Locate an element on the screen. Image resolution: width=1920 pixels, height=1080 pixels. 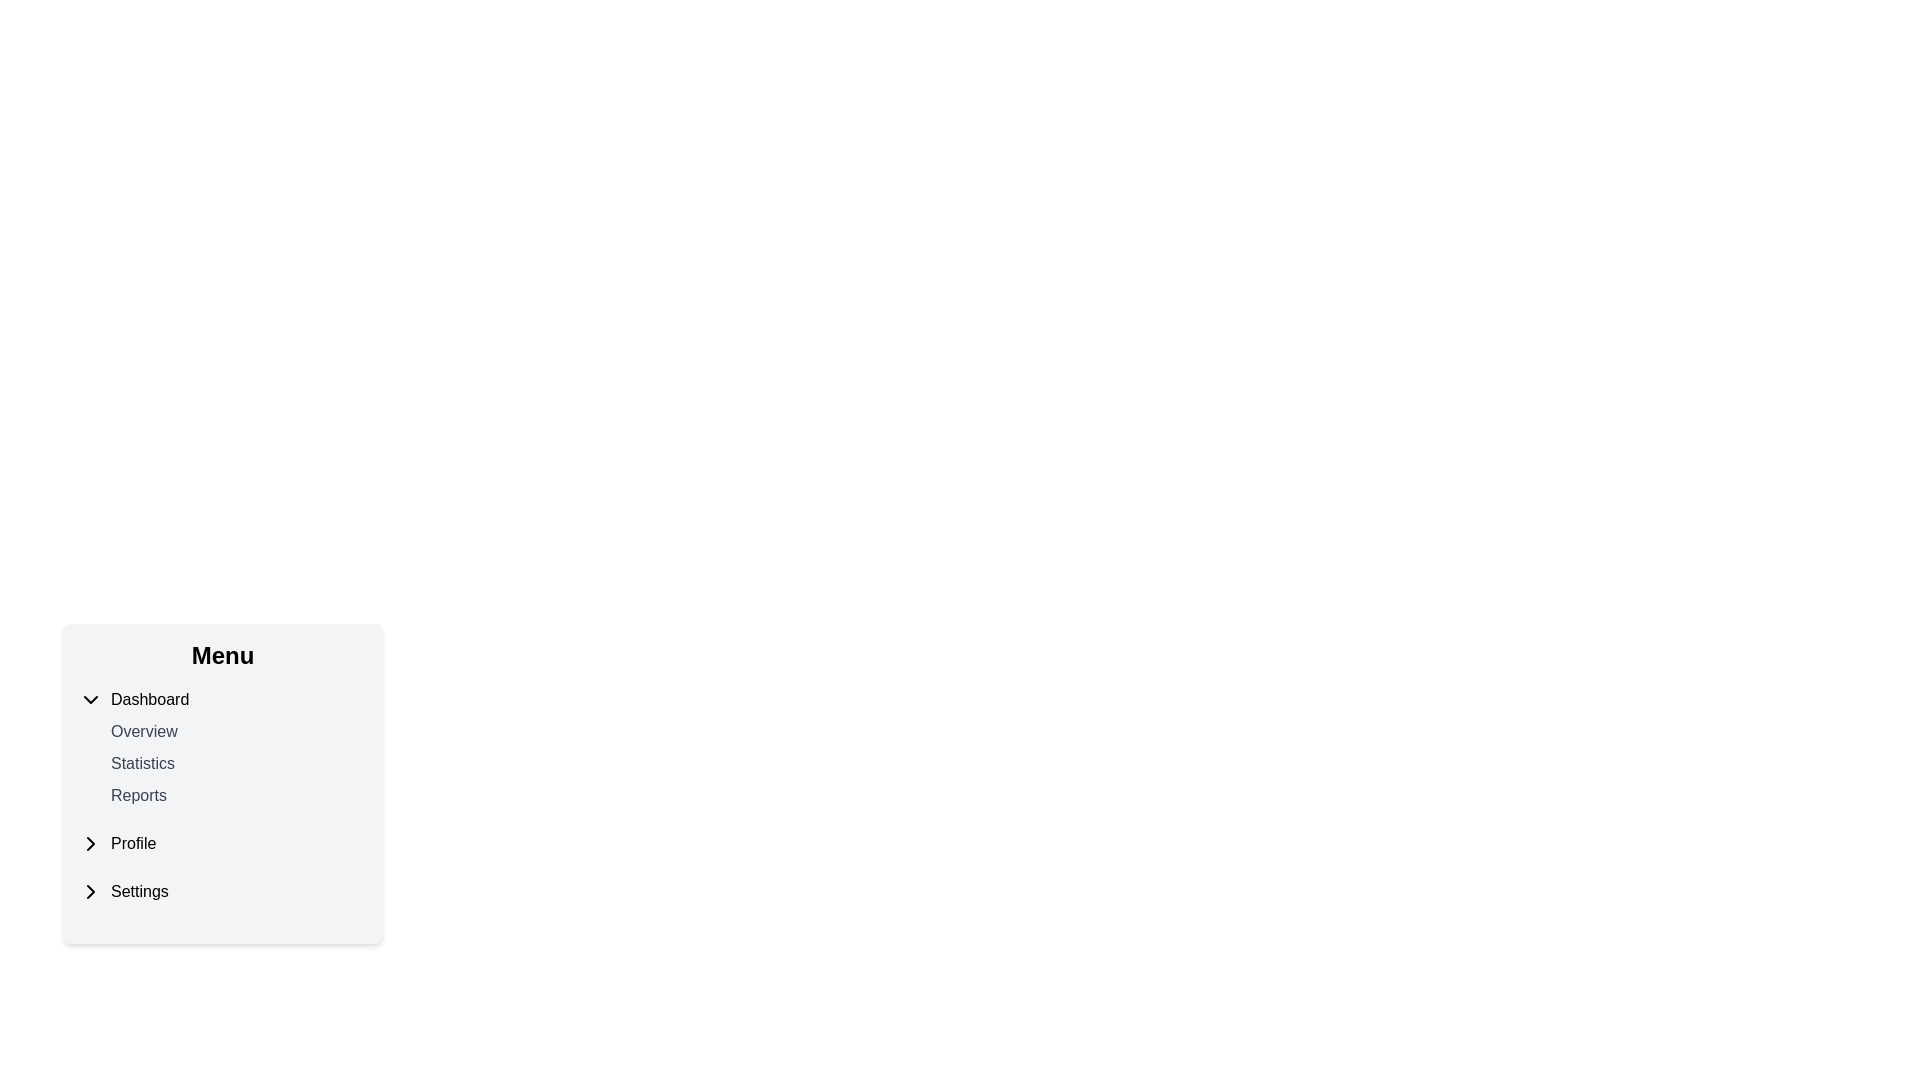
the right-facing chevron icon in the sidebar menu is located at coordinates (90, 844).